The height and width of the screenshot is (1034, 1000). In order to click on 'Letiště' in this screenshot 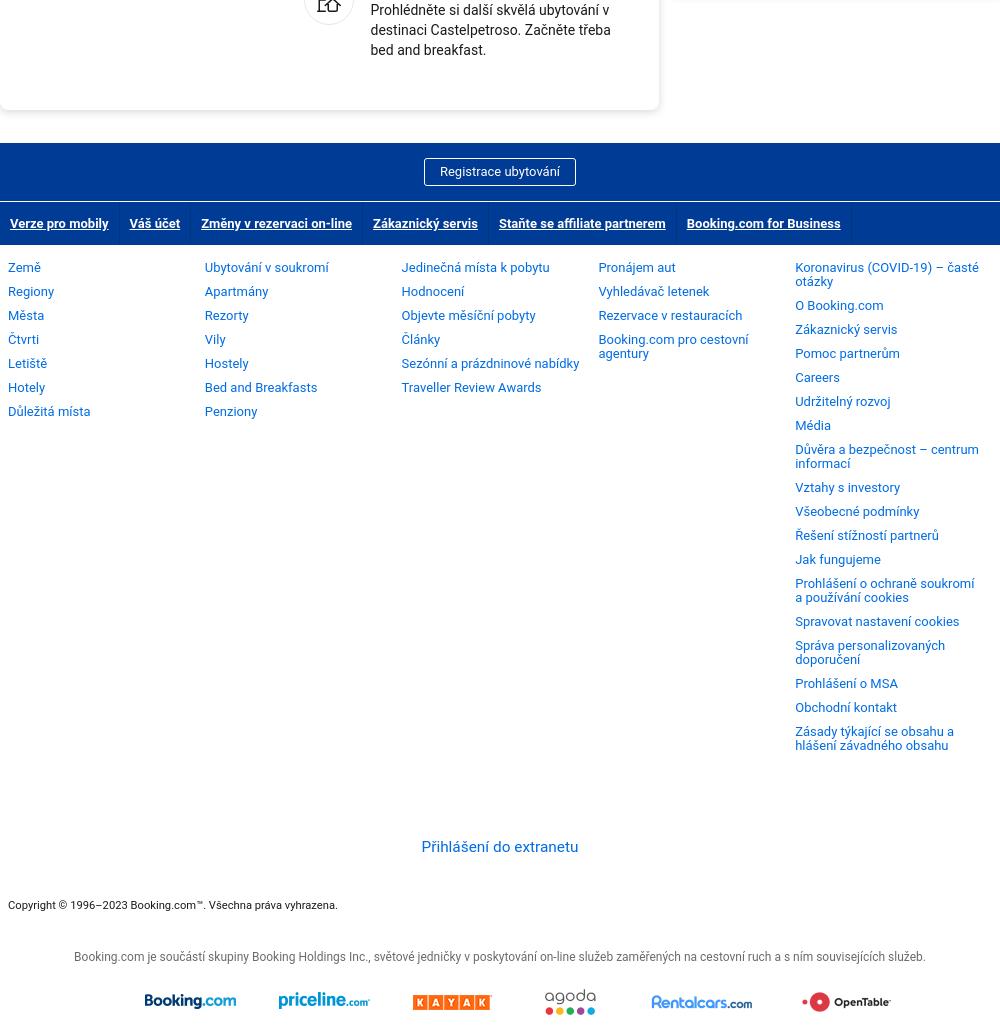, I will do `click(27, 361)`.